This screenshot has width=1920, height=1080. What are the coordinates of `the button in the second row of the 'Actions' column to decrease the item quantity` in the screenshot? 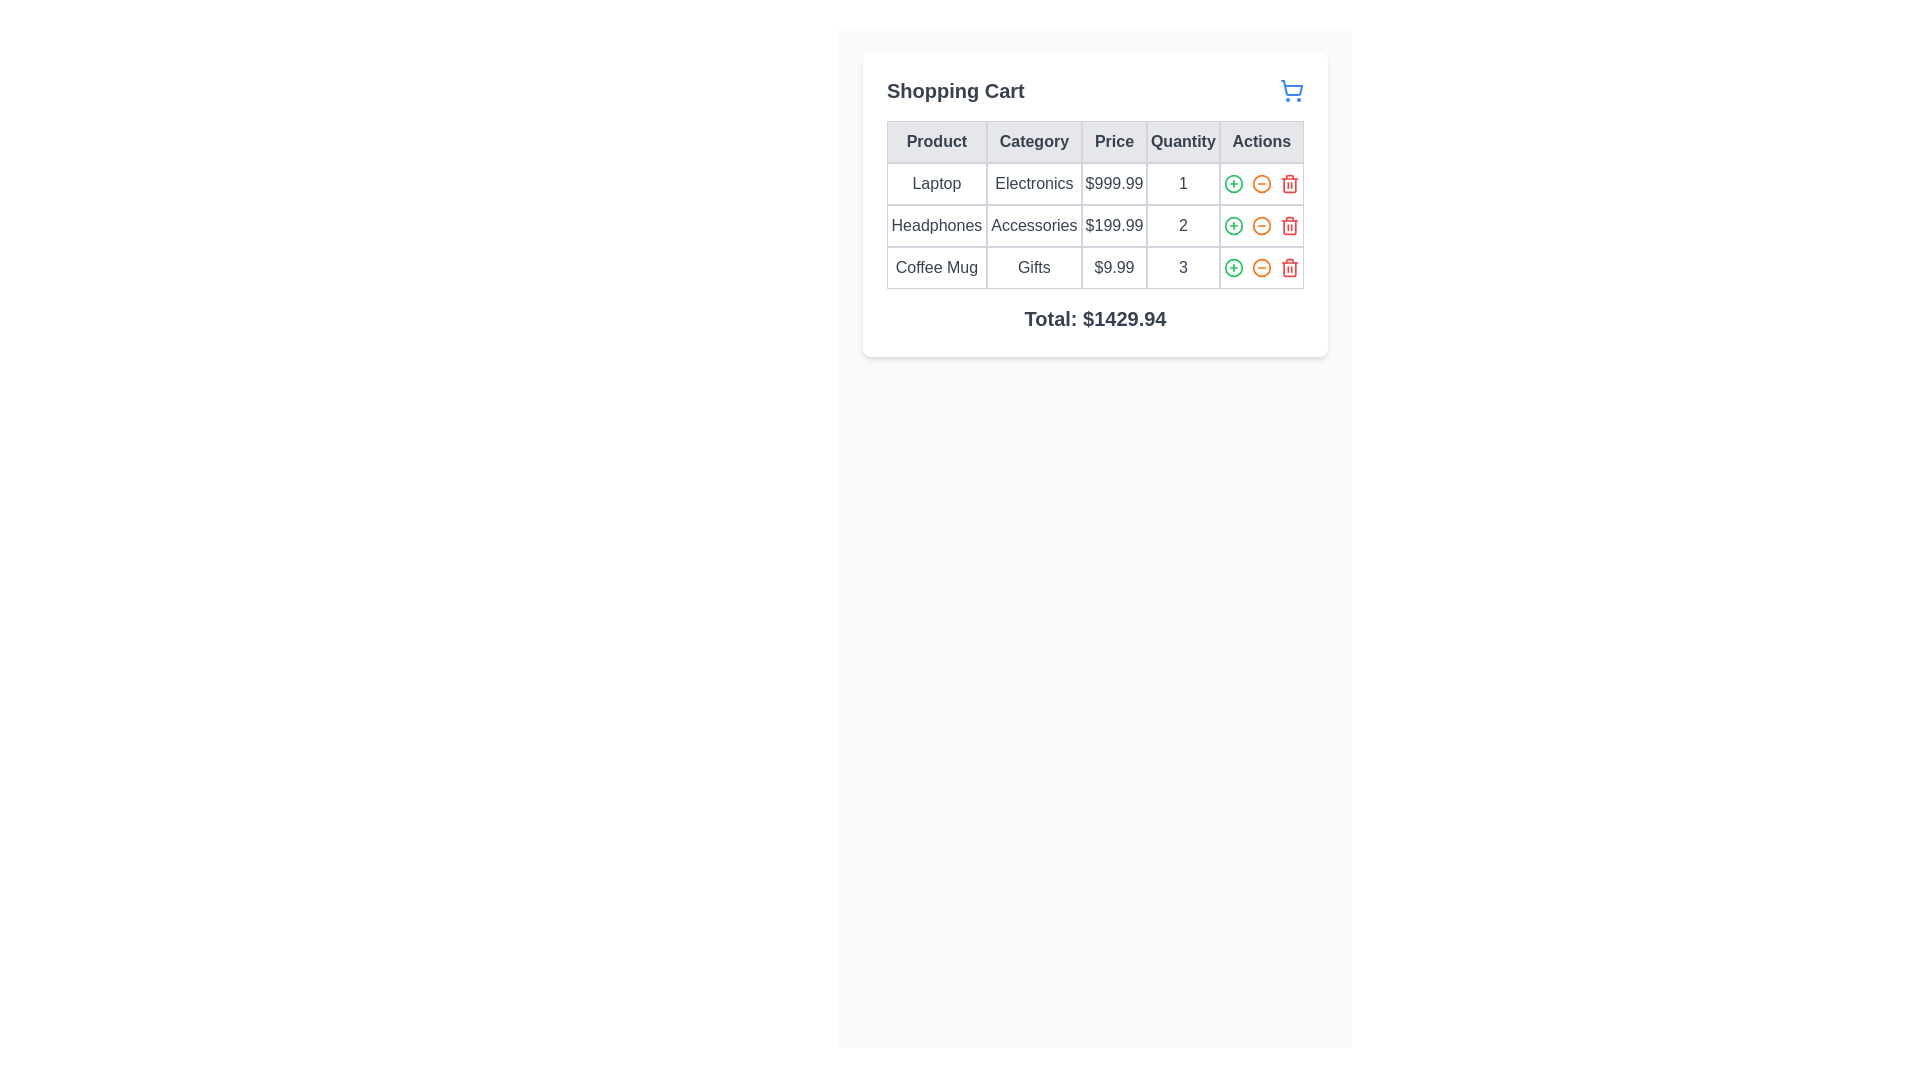 It's located at (1260, 225).